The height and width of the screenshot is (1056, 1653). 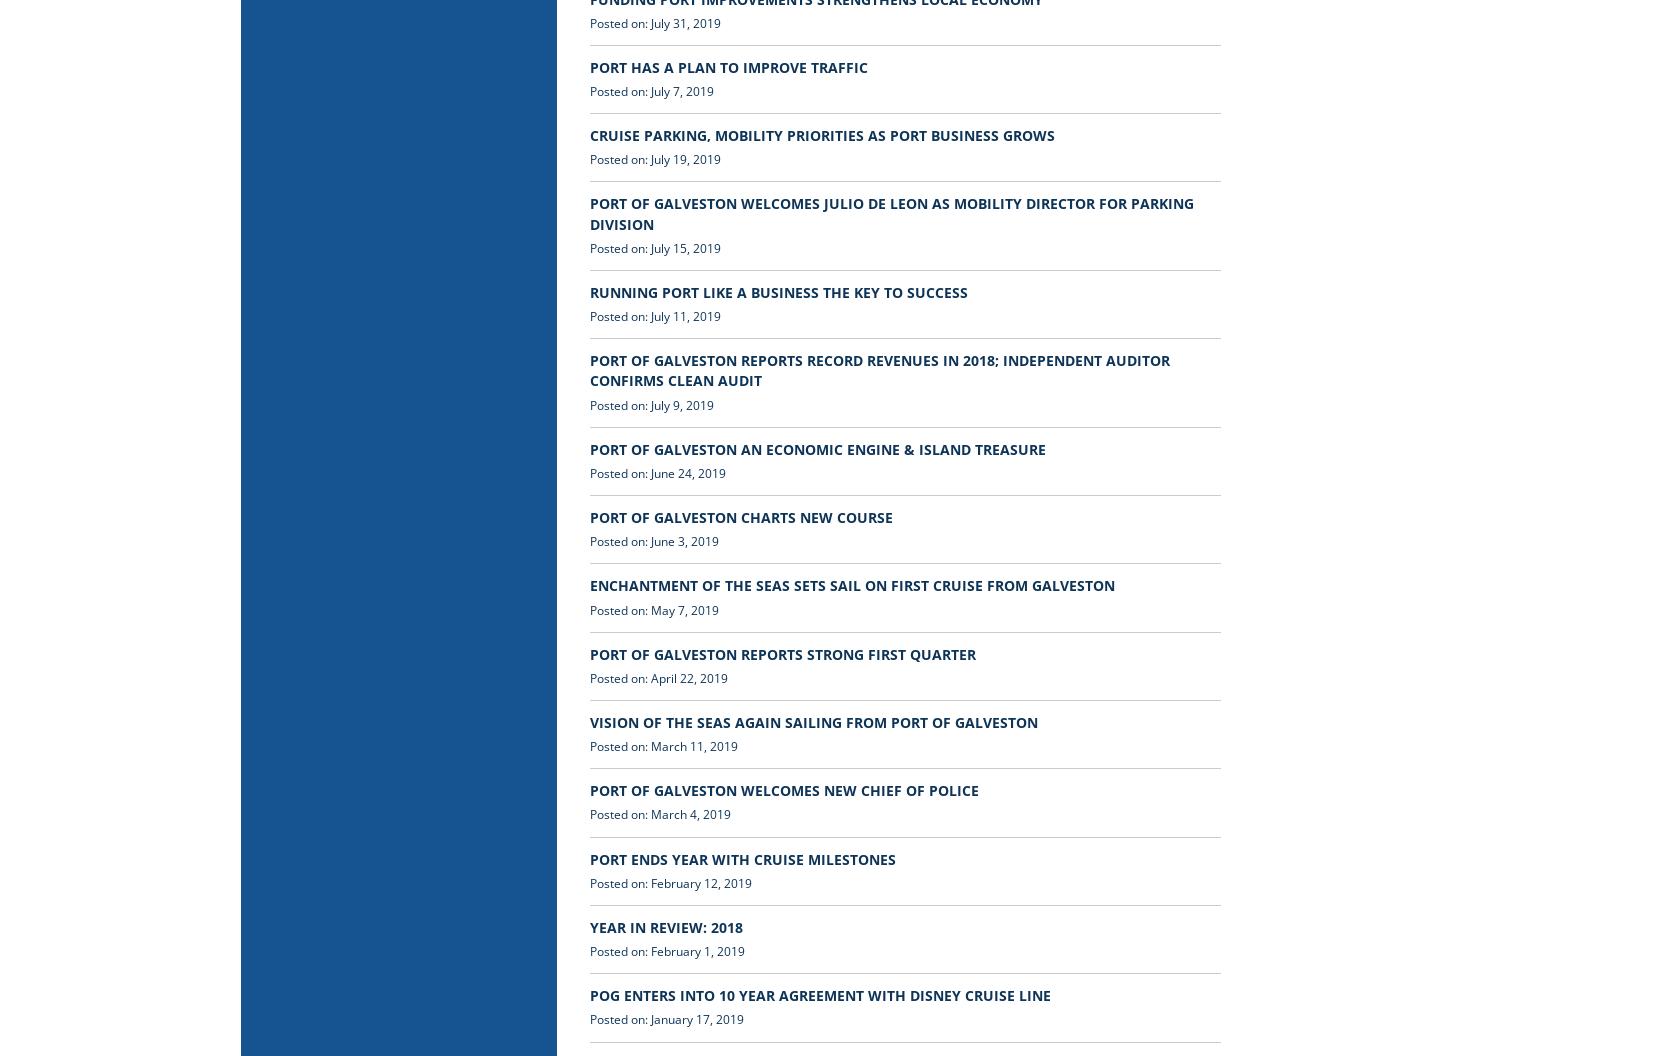 I want to click on 'PORT OF GALVESTON AN ECONOMIC ENGINE & ISLAND TREASURE', so click(x=817, y=448).